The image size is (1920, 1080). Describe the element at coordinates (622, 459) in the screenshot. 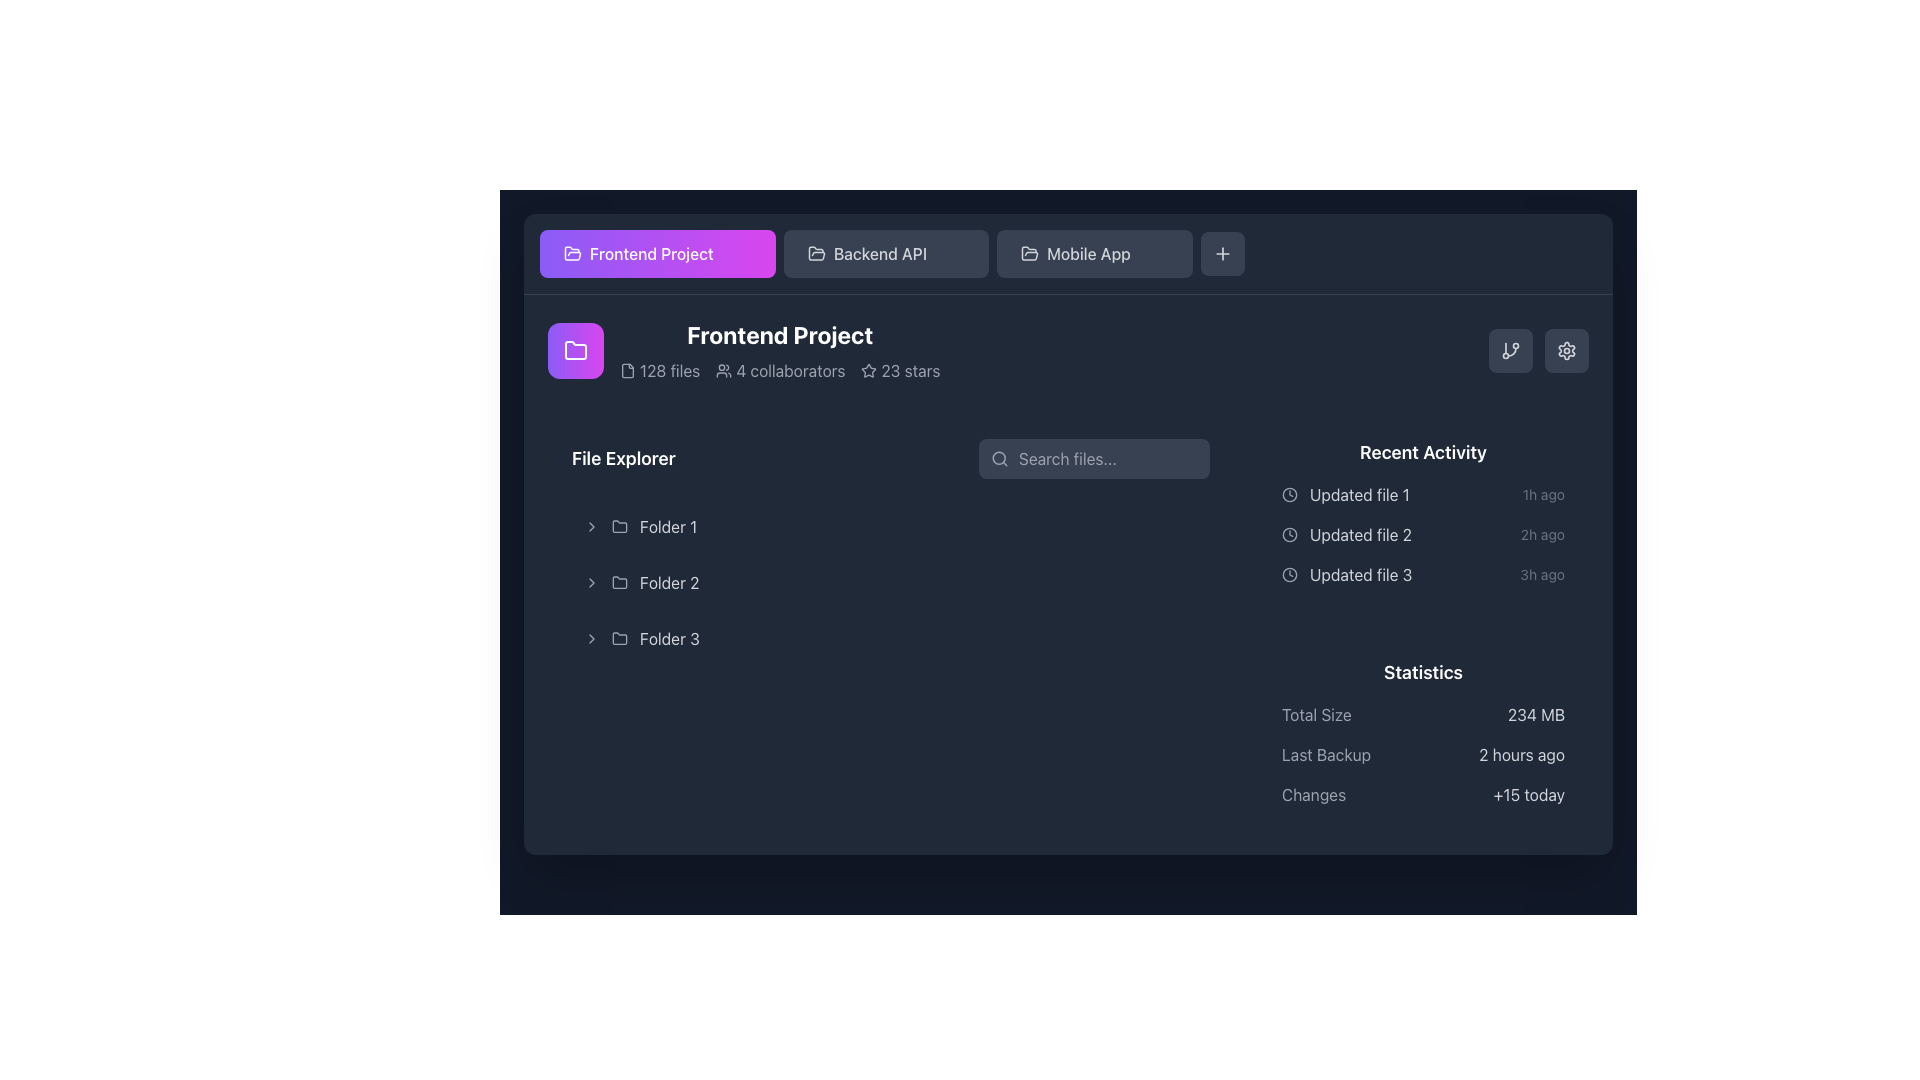

I see `the prominently styled 'File Explorer' text label, which is bold and white against a dark background, located near the upper portion of the interface` at that location.